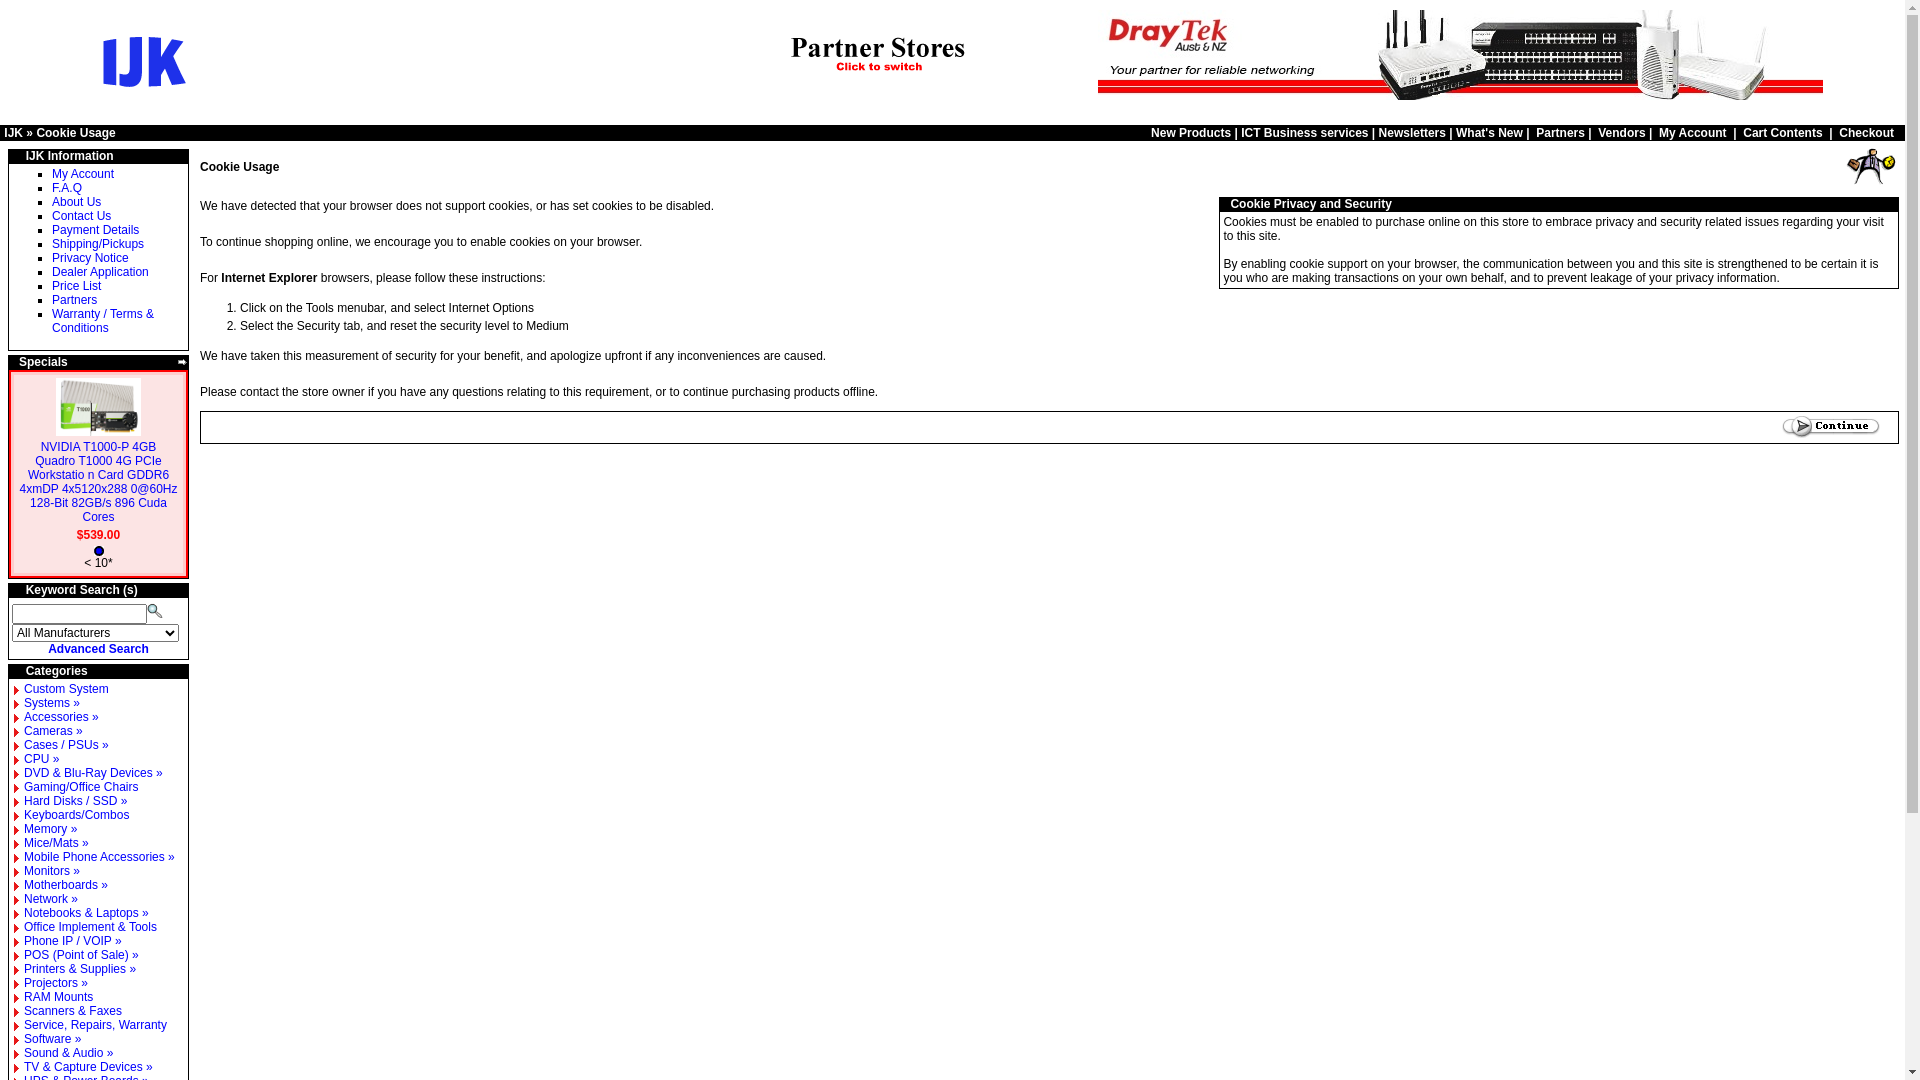  Describe the element at coordinates (1304, 132) in the screenshot. I see `'ICT Business services'` at that location.